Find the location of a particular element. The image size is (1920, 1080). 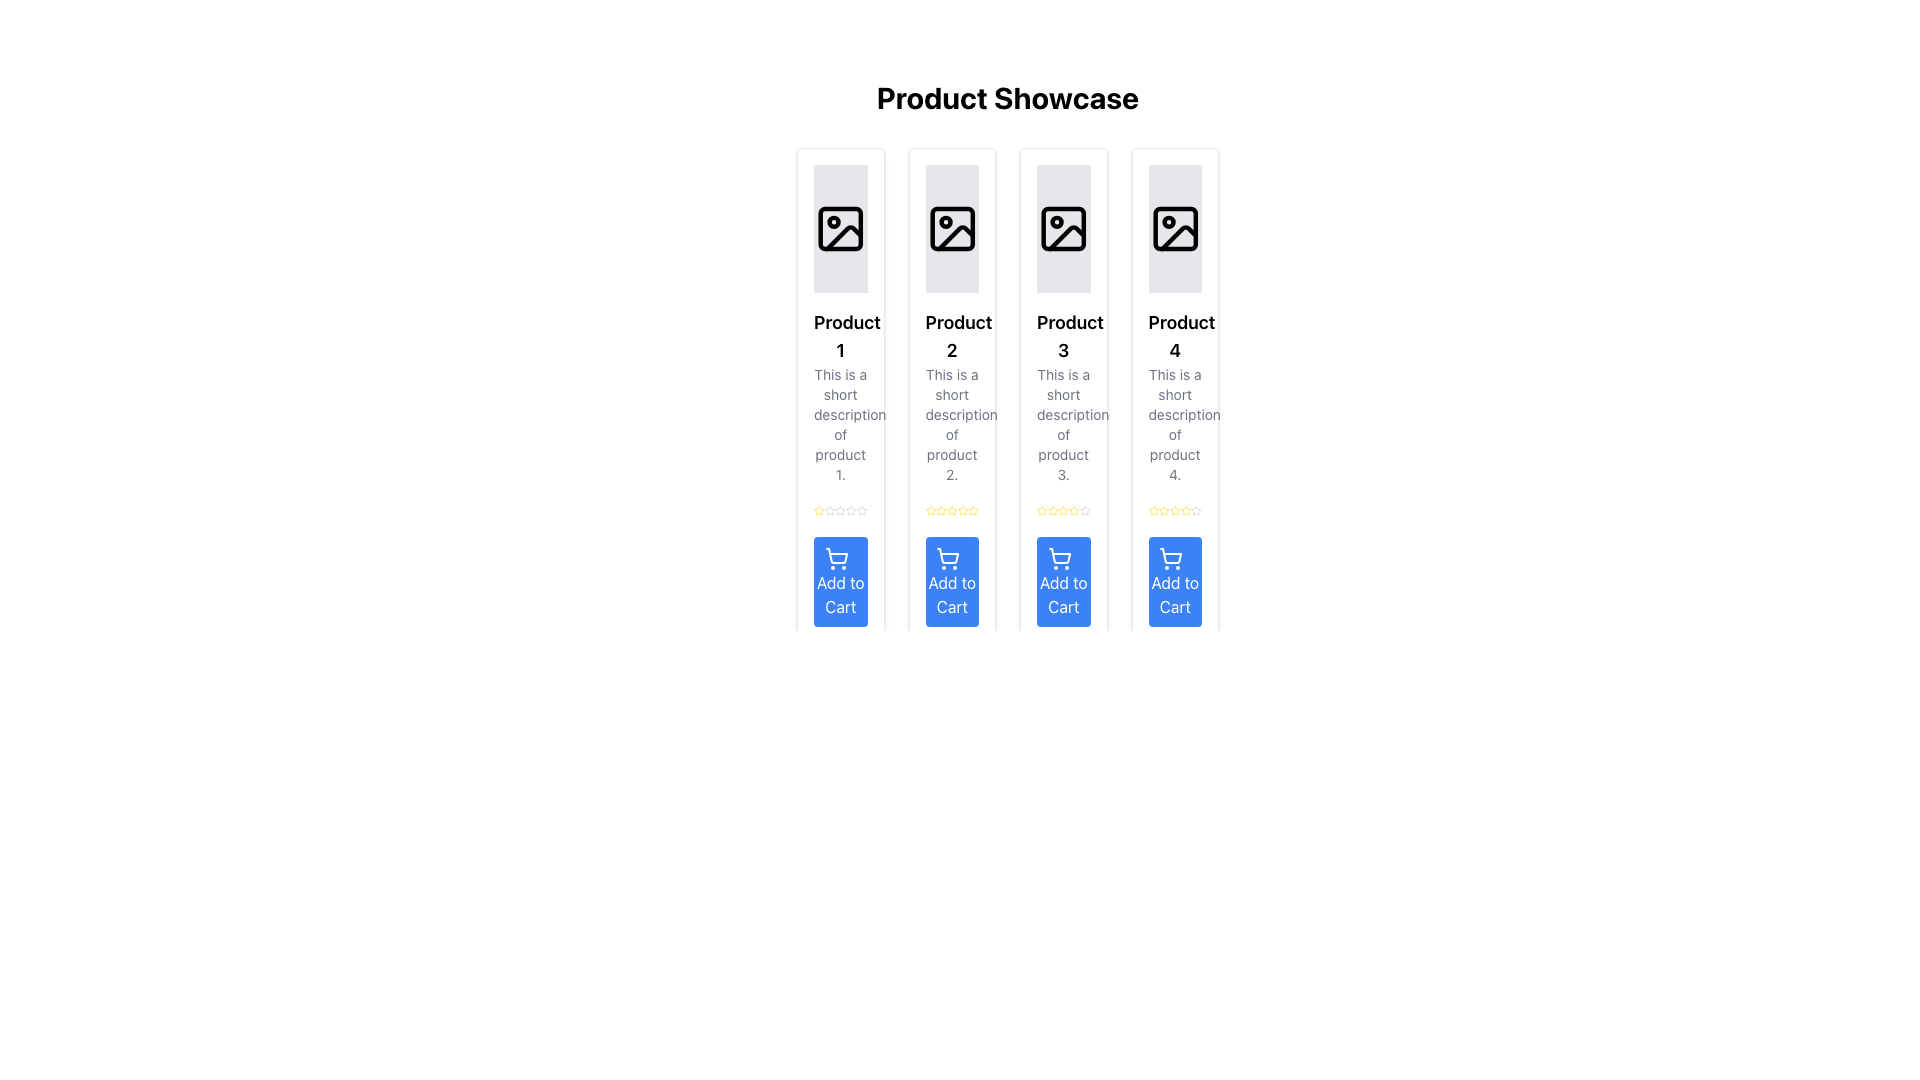

the icon within the blue 'Add to Cart' button of the fourth product in the grid layout is located at coordinates (1171, 558).